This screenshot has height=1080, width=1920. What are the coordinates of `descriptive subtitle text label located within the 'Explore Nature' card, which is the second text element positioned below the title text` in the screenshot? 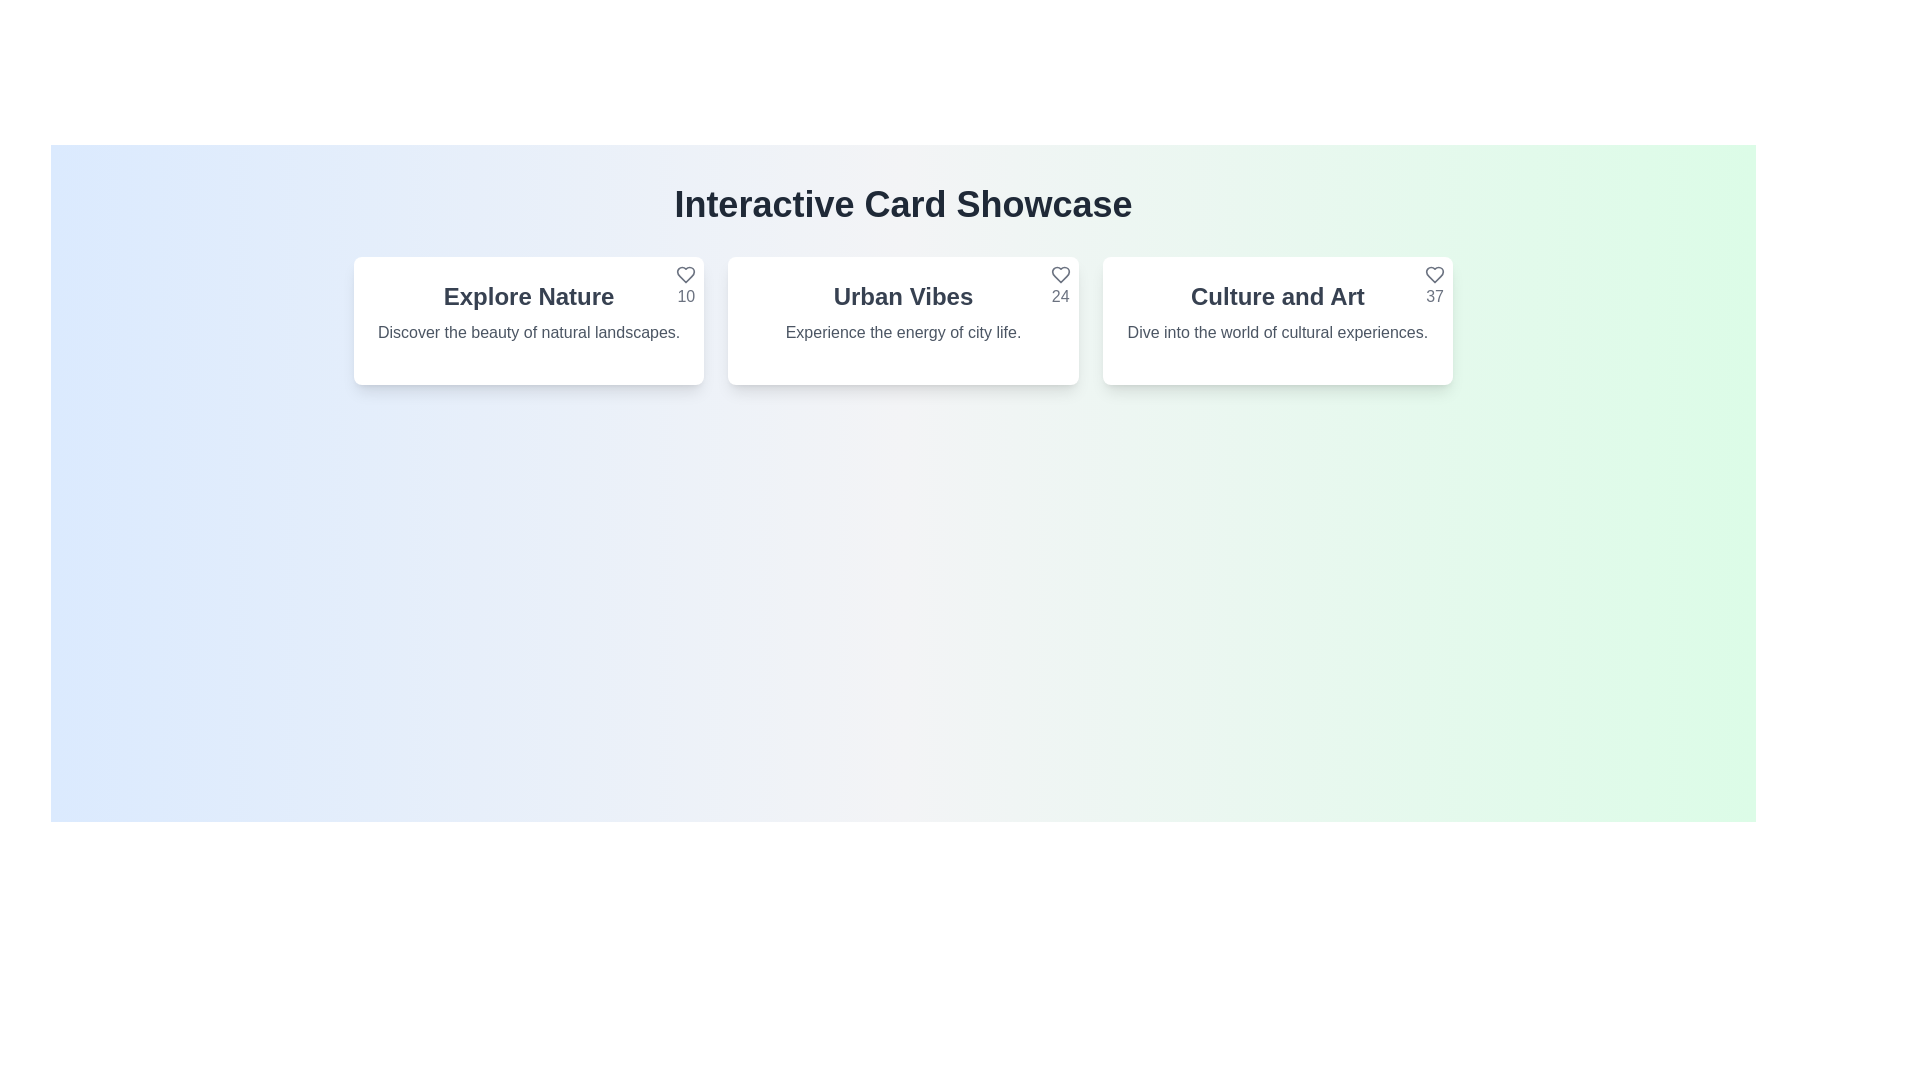 It's located at (529, 331).